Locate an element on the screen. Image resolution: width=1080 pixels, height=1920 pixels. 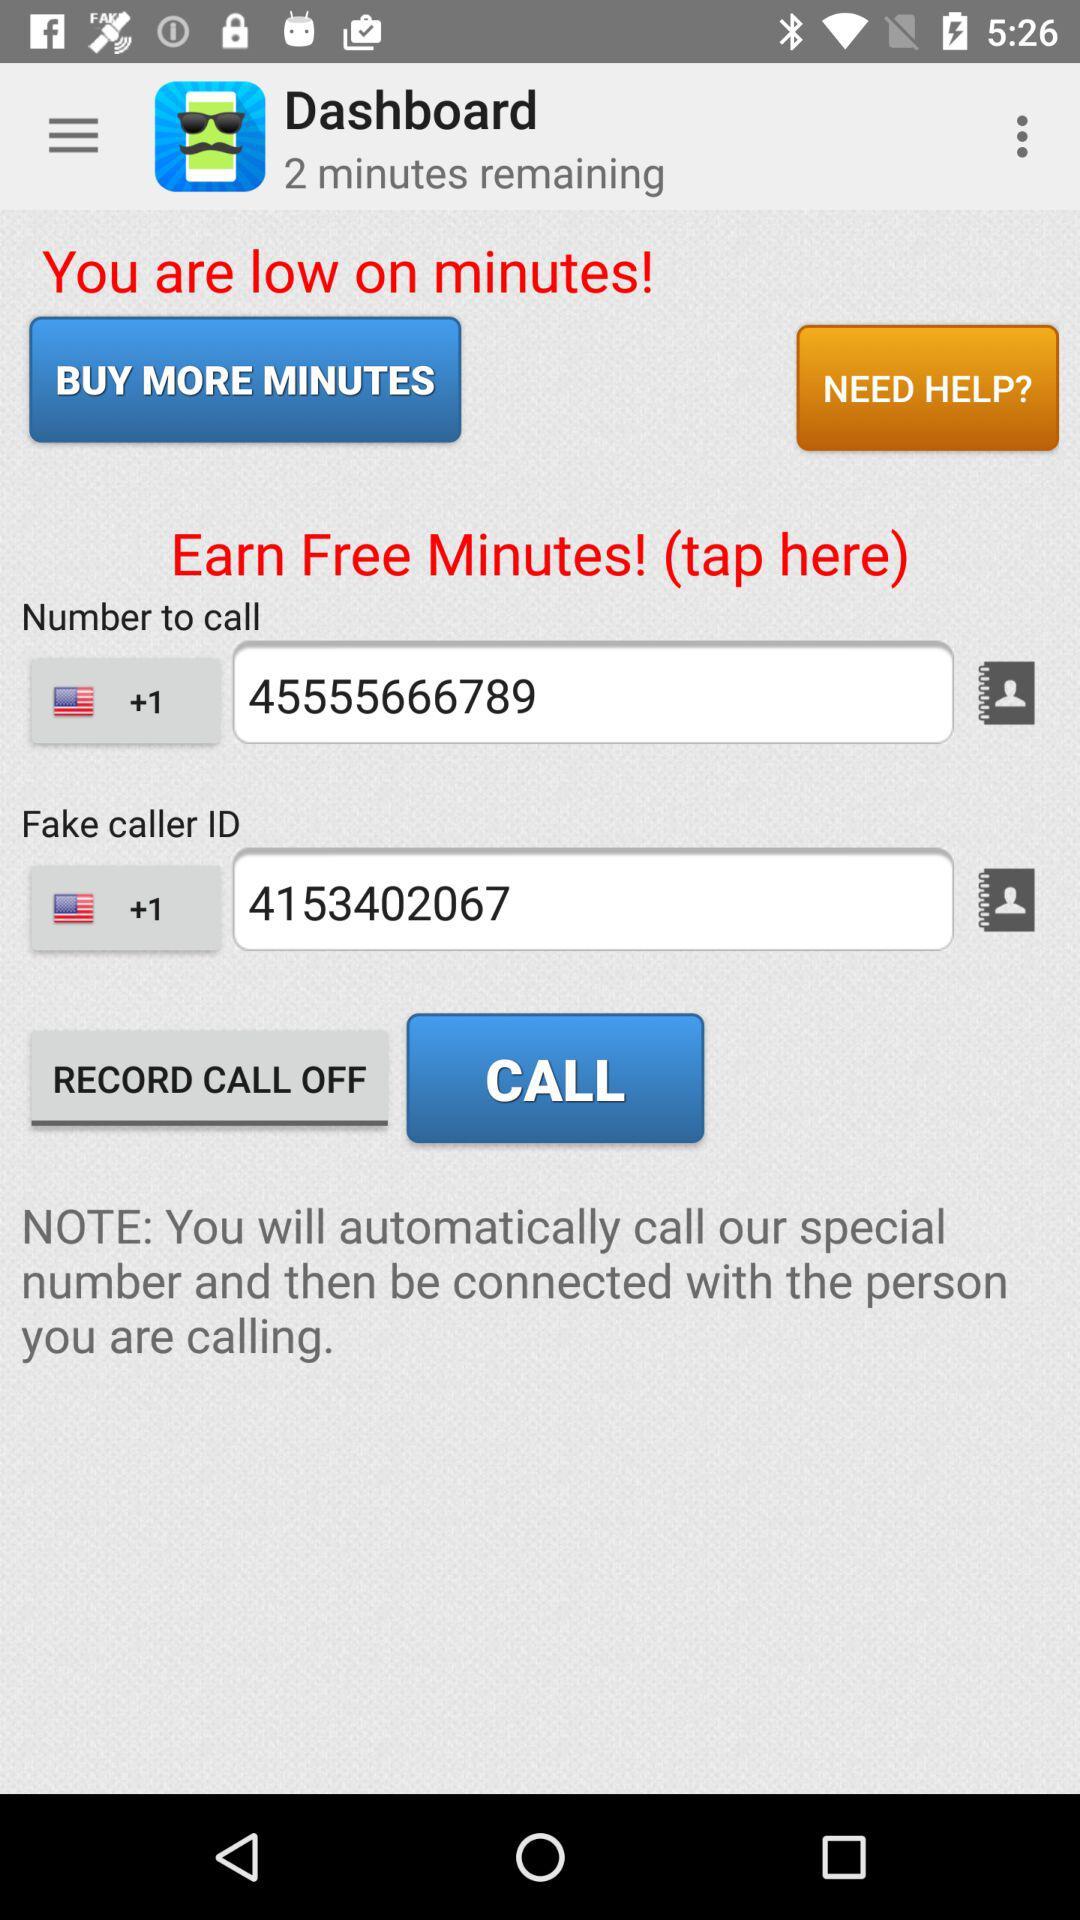
item to the left of need help? item is located at coordinates (244, 379).